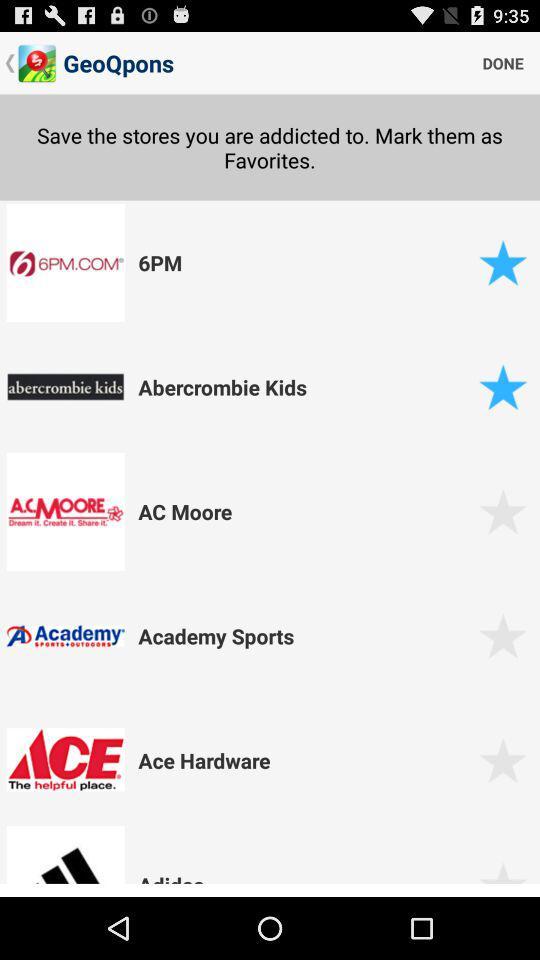 The height and width of the screenshot is (960, 540). What do you see at coordinates (305, 879) in the screenshot?
I see `adidas app` at bounding box center [305, 879].